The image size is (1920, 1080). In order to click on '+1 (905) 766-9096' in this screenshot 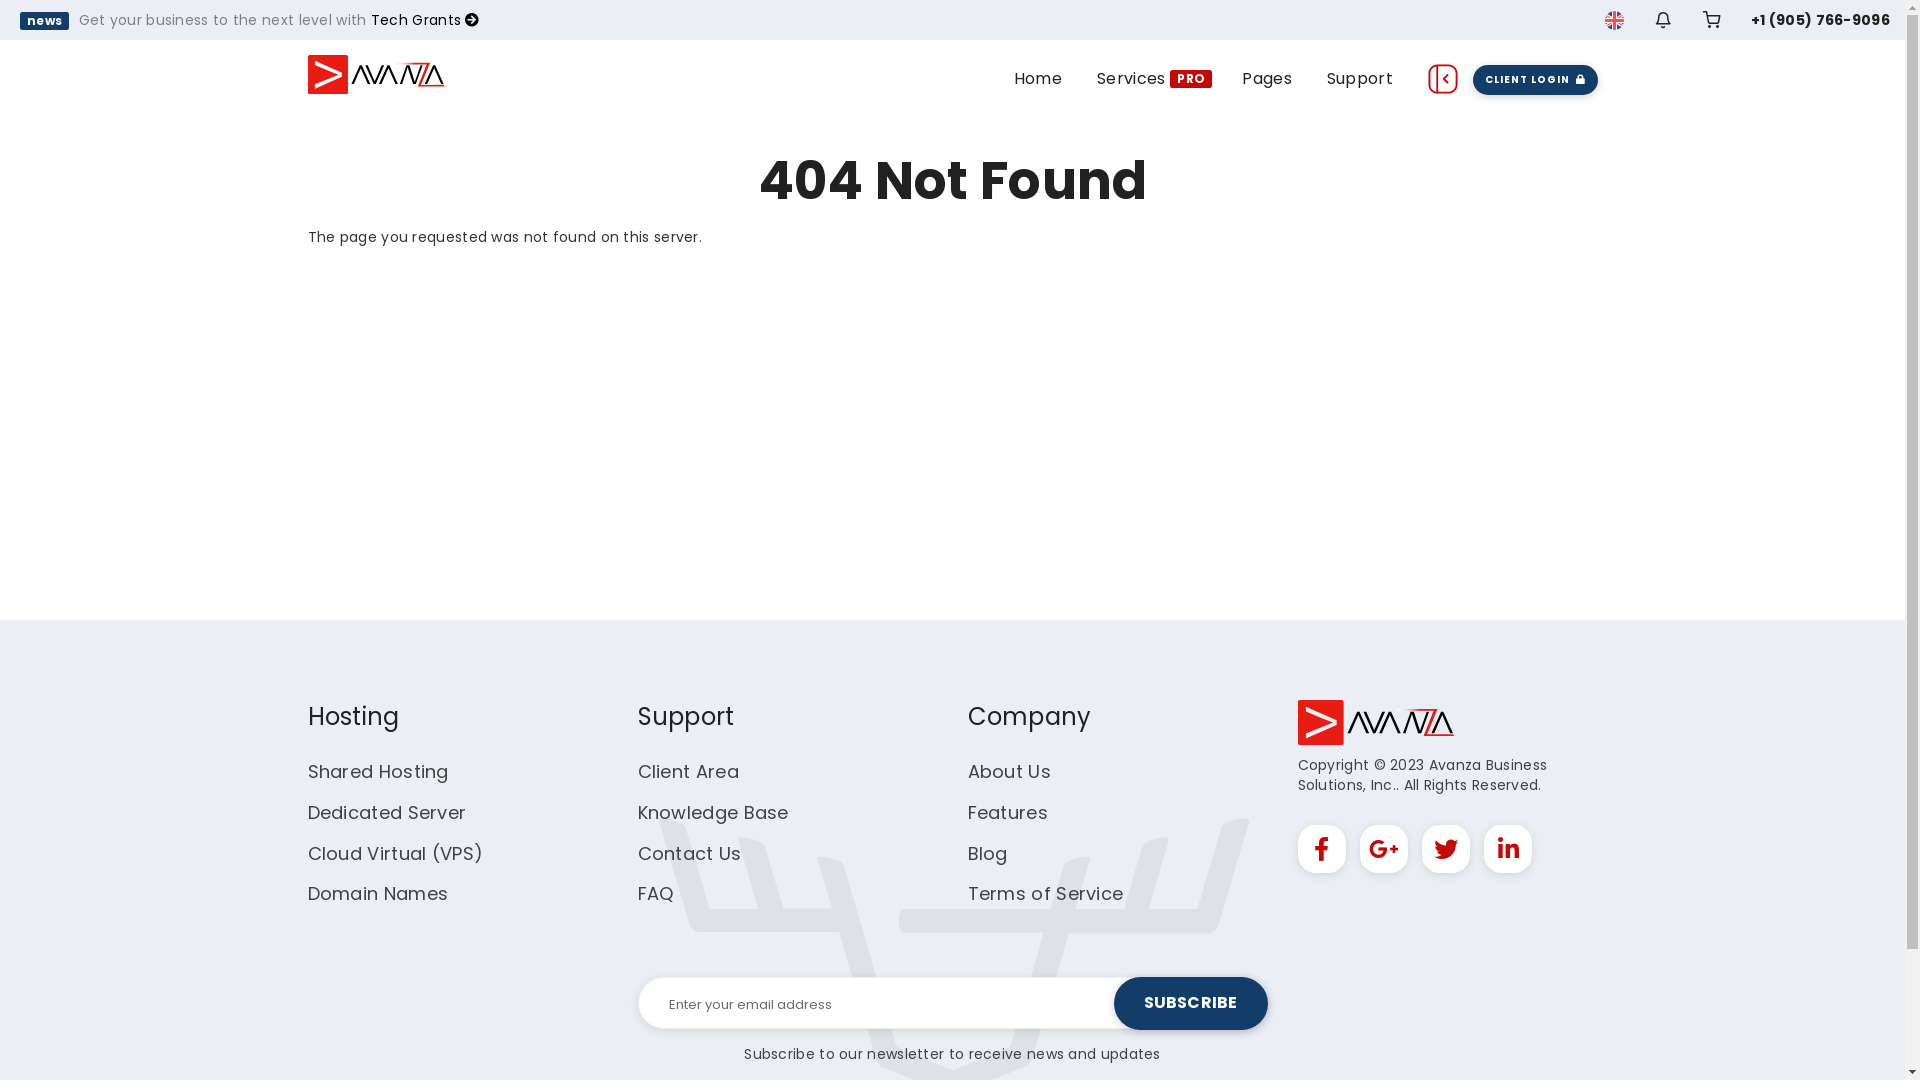, I will do `click(1820, 19)`.